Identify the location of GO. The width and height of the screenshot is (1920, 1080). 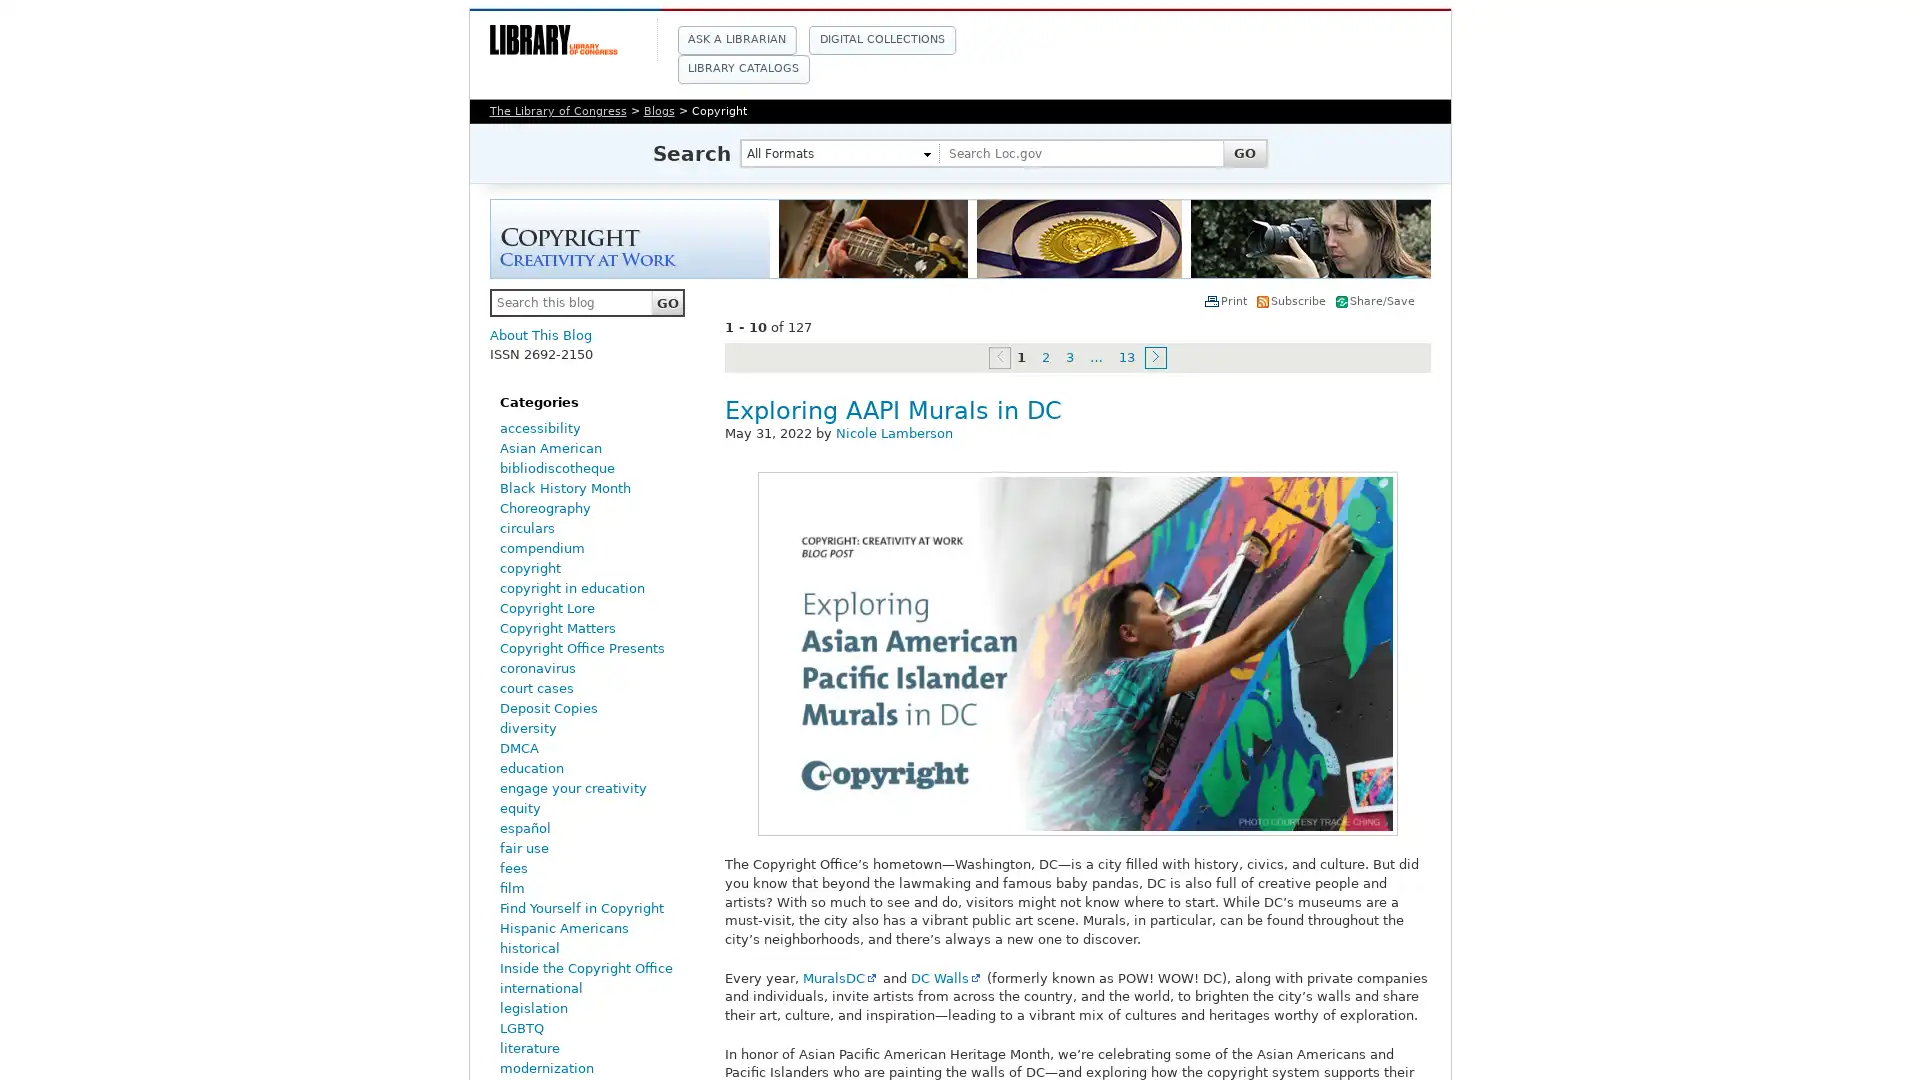
(1242, 152).